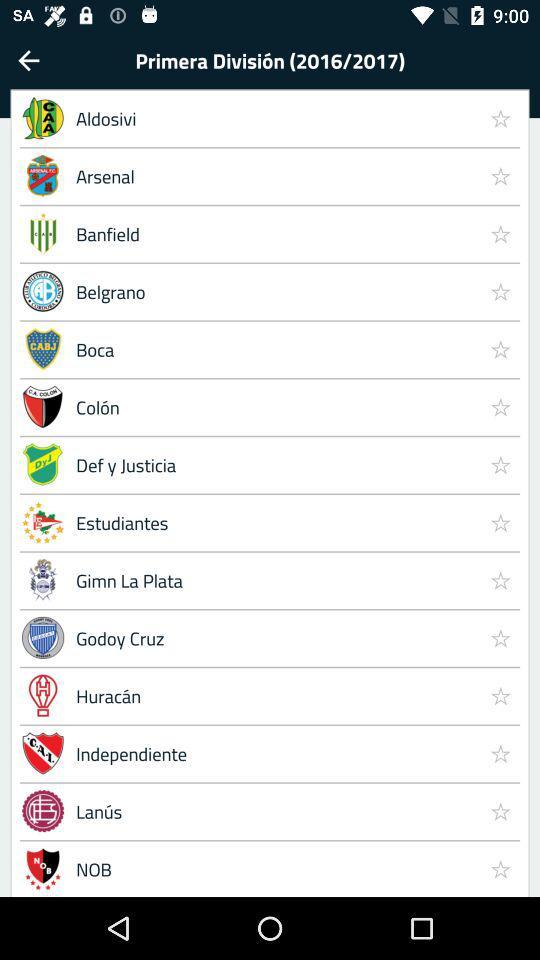 The height and width of the screenshot is (960, 540). I want to click on item below gimn la plata item, so click(499, 636).